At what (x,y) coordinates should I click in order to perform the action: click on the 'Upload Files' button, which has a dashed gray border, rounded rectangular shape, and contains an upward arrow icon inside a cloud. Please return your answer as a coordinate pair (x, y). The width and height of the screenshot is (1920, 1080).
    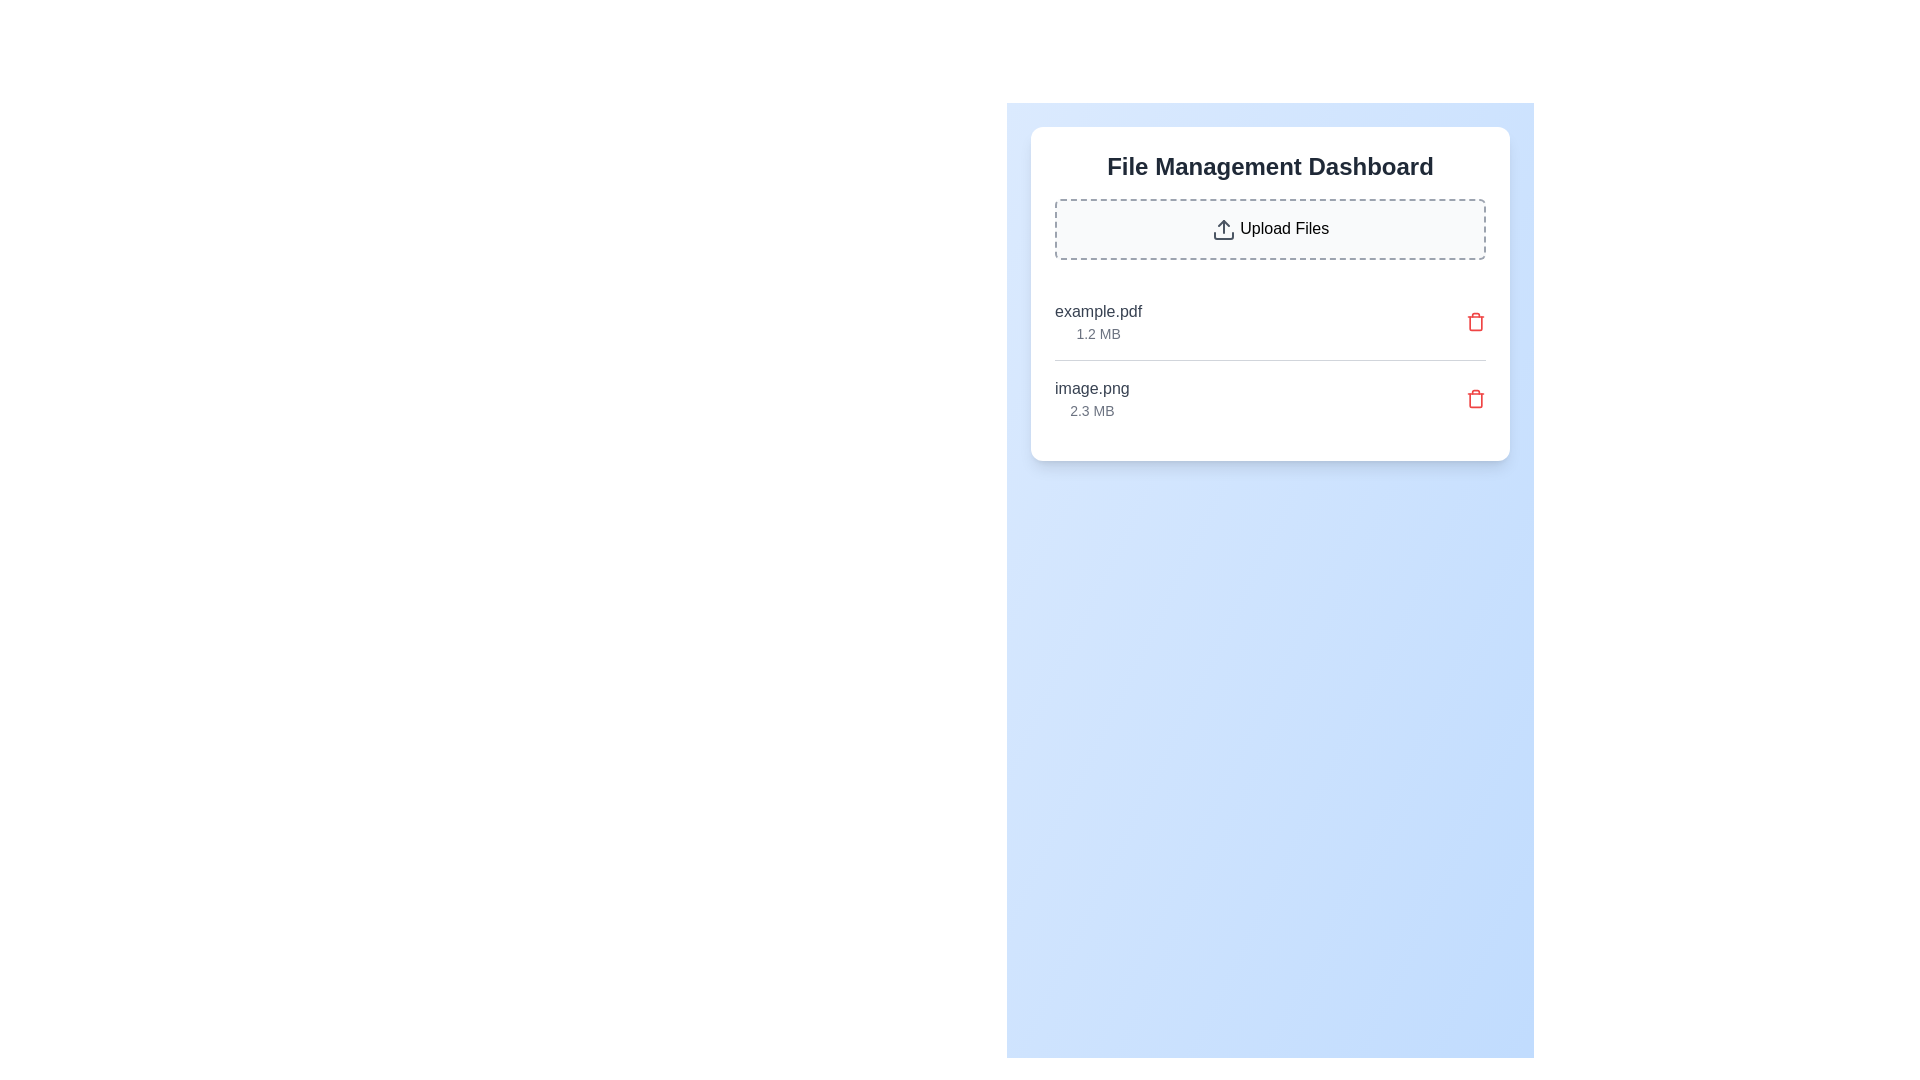
    Looking at the image, I should click on (1269, 228).